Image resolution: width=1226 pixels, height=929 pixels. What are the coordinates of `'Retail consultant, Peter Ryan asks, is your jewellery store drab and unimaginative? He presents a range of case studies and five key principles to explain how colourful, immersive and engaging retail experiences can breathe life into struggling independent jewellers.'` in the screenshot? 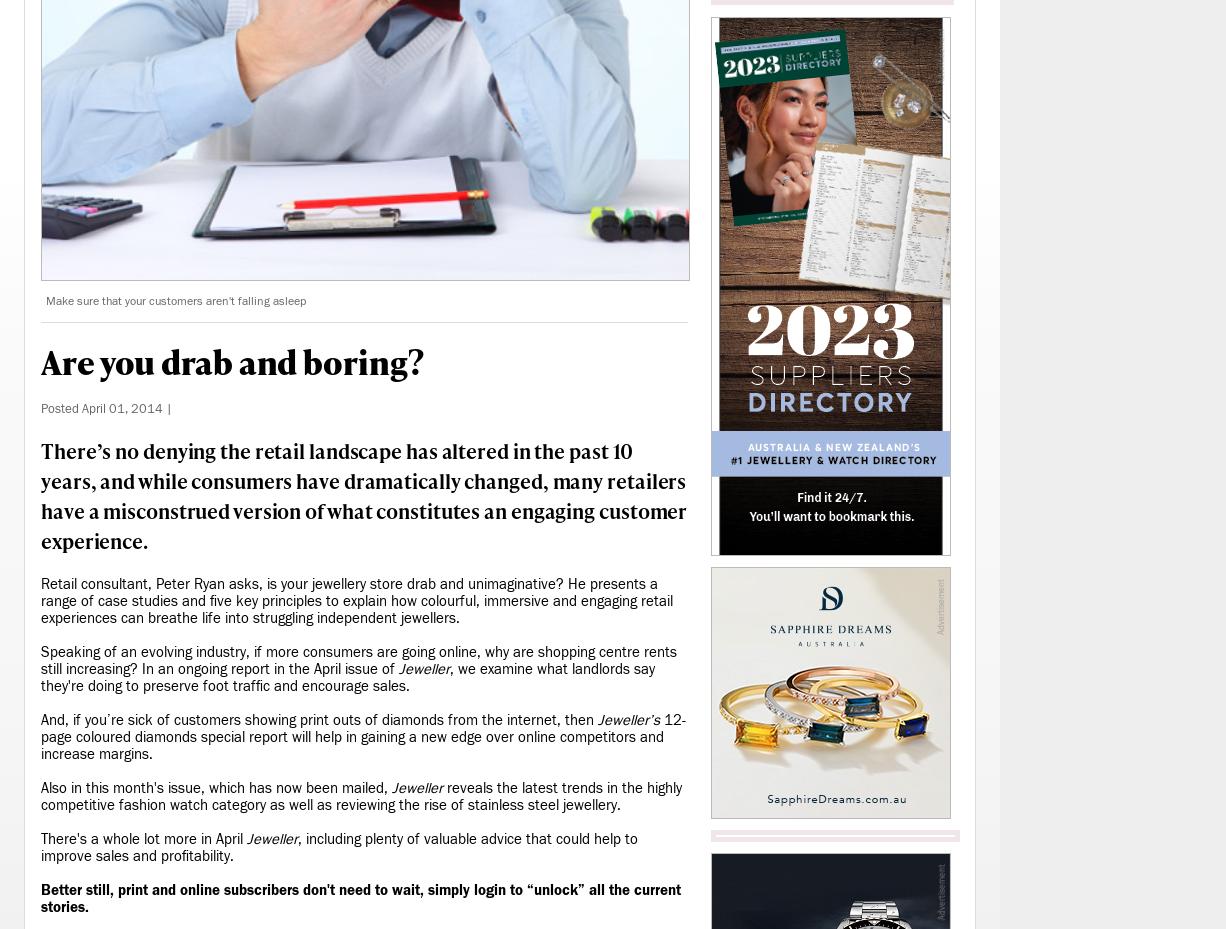 It's located at (356, 600).